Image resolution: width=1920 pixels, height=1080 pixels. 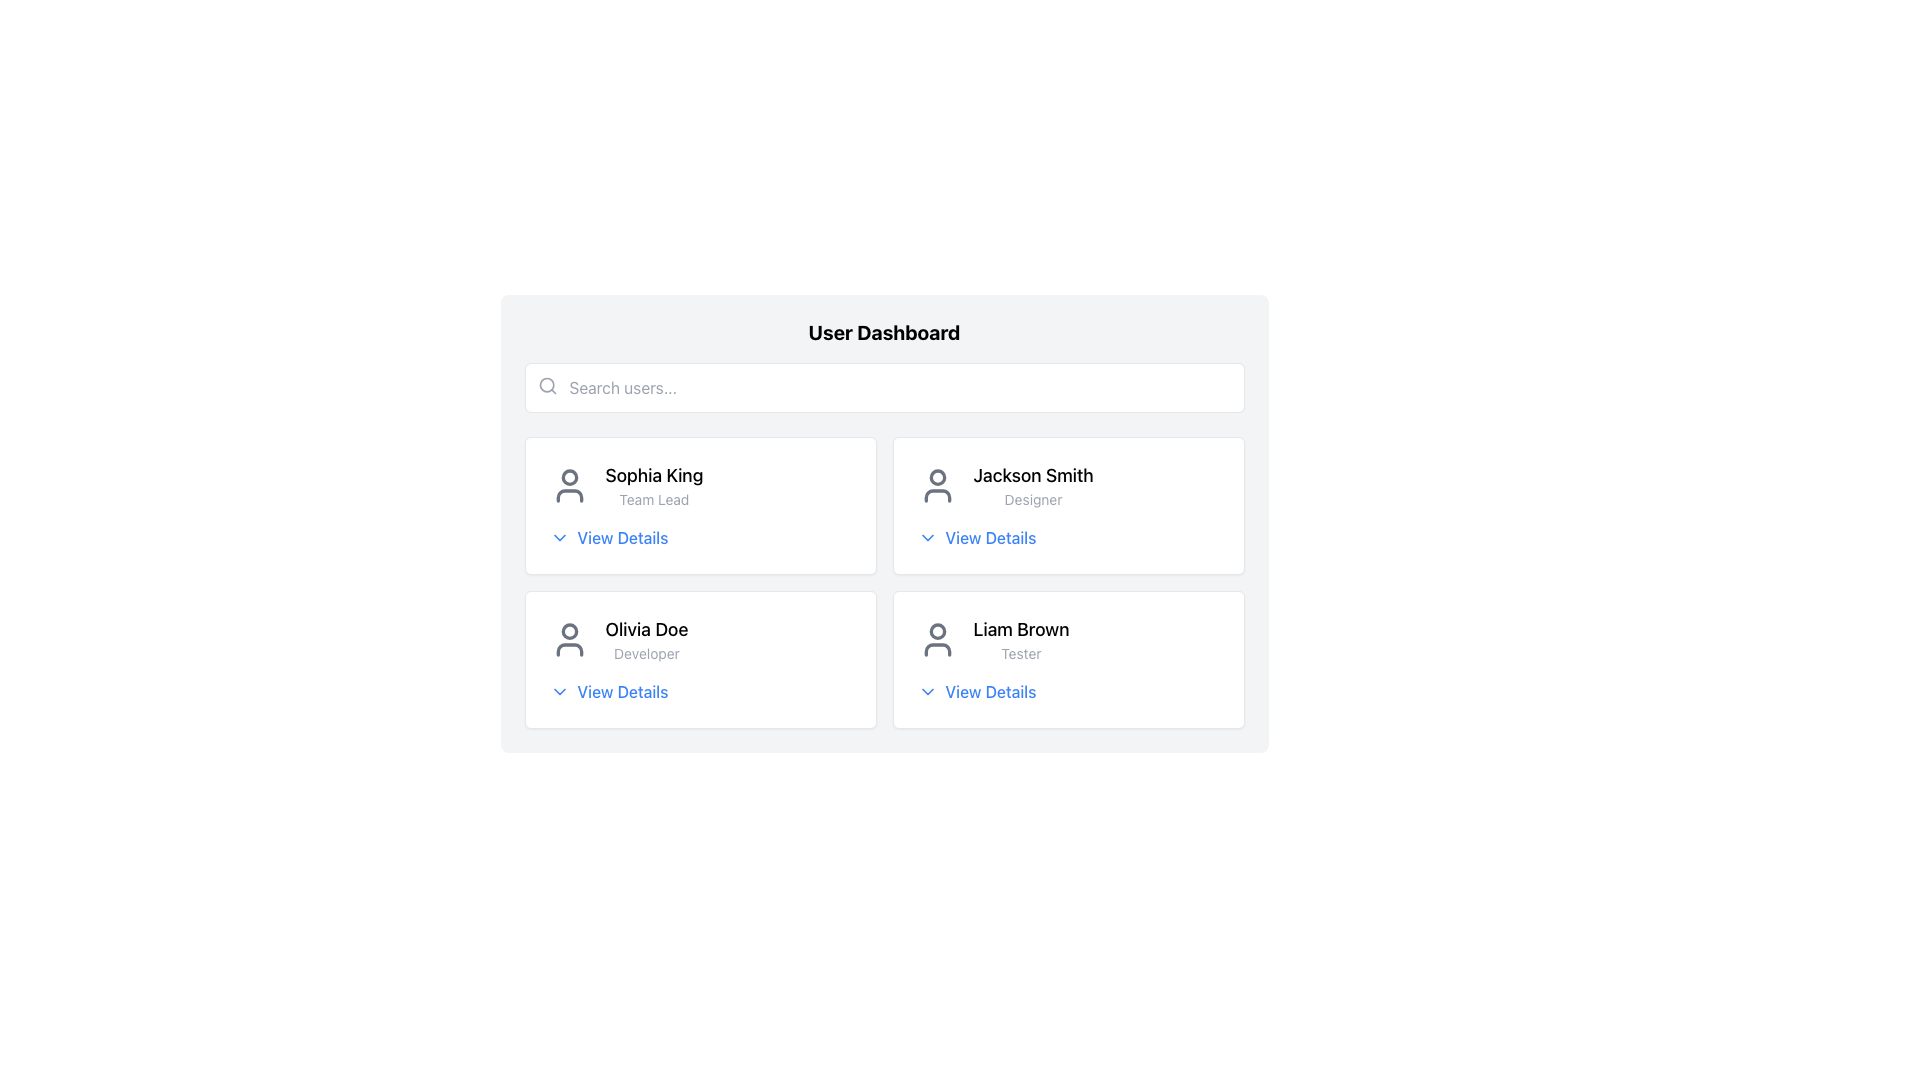 I want to click on the text label displaying 'Jackson Smith' and the title 'Designer' located in the top-right card of the User Dashboard interface, so click(x=1033, y=486).